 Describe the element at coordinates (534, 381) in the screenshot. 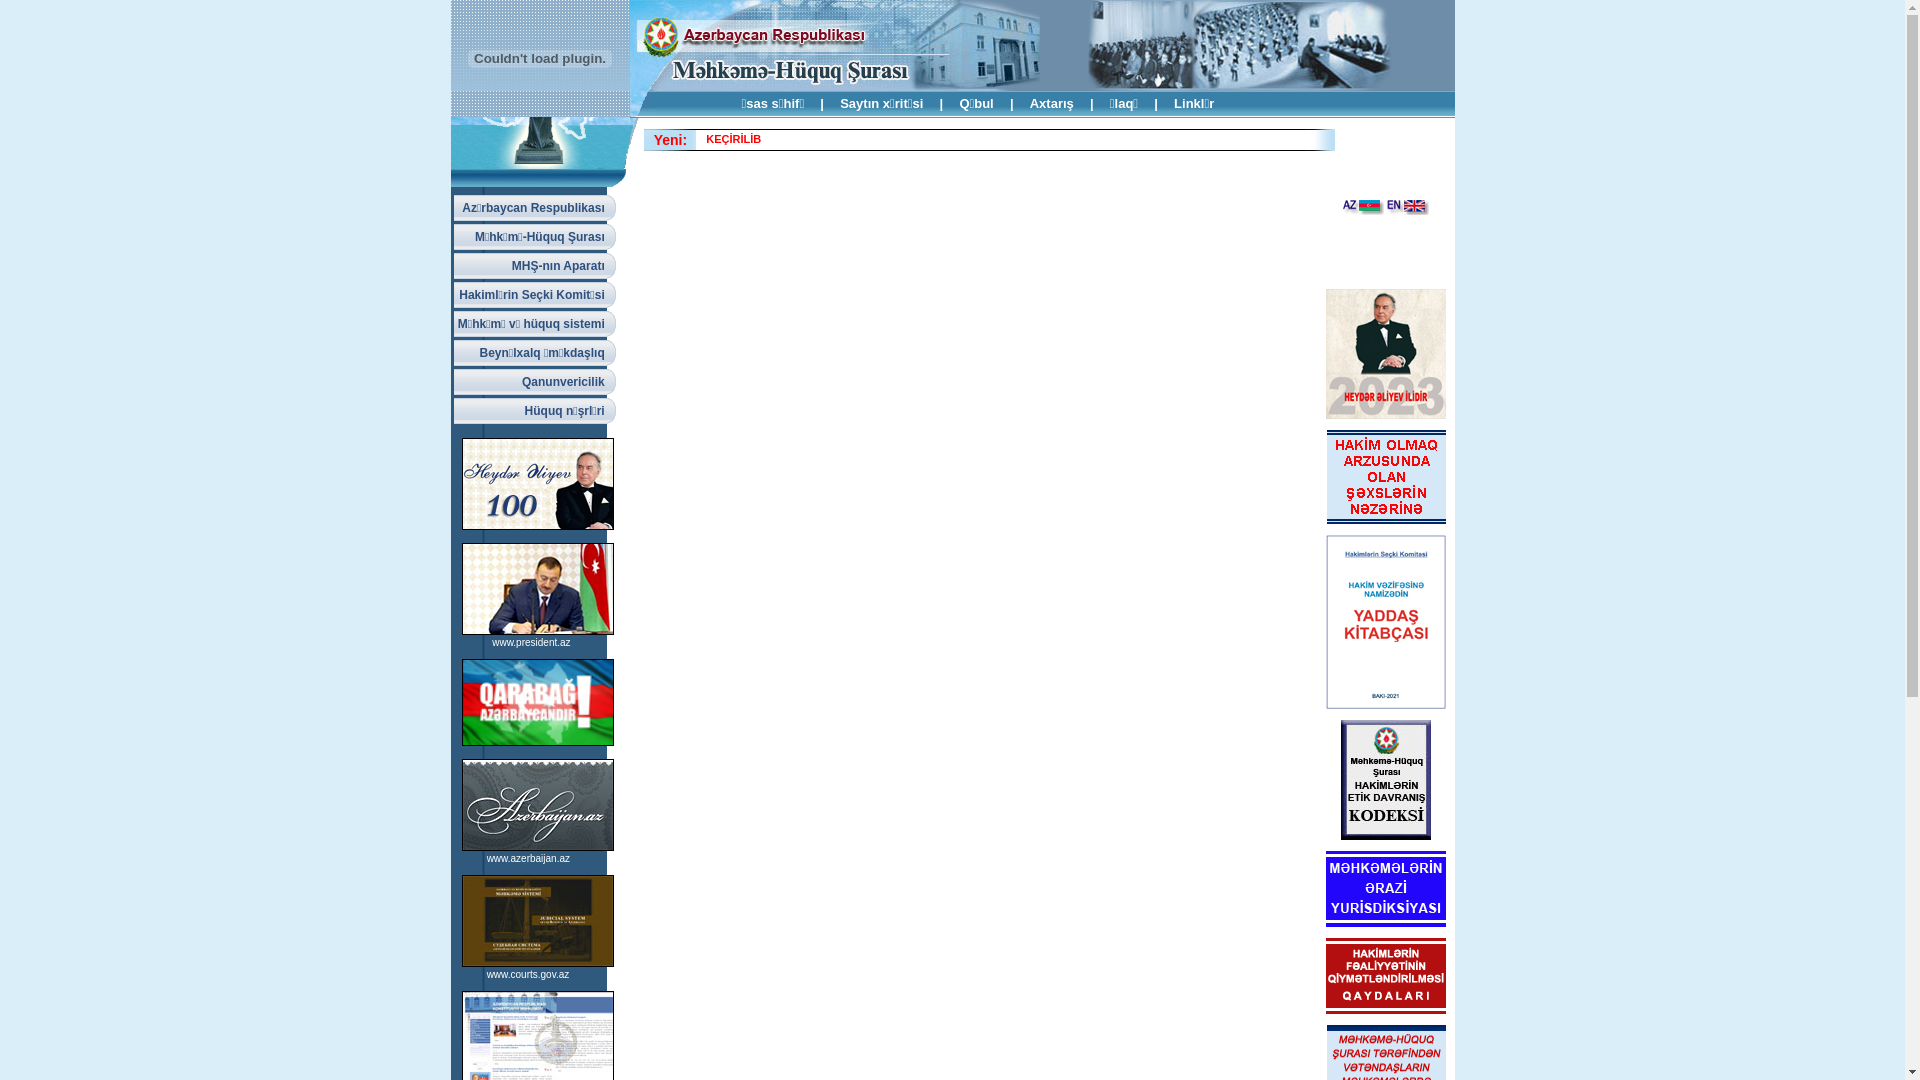

I see `'Qanunvericilik'` at that location.